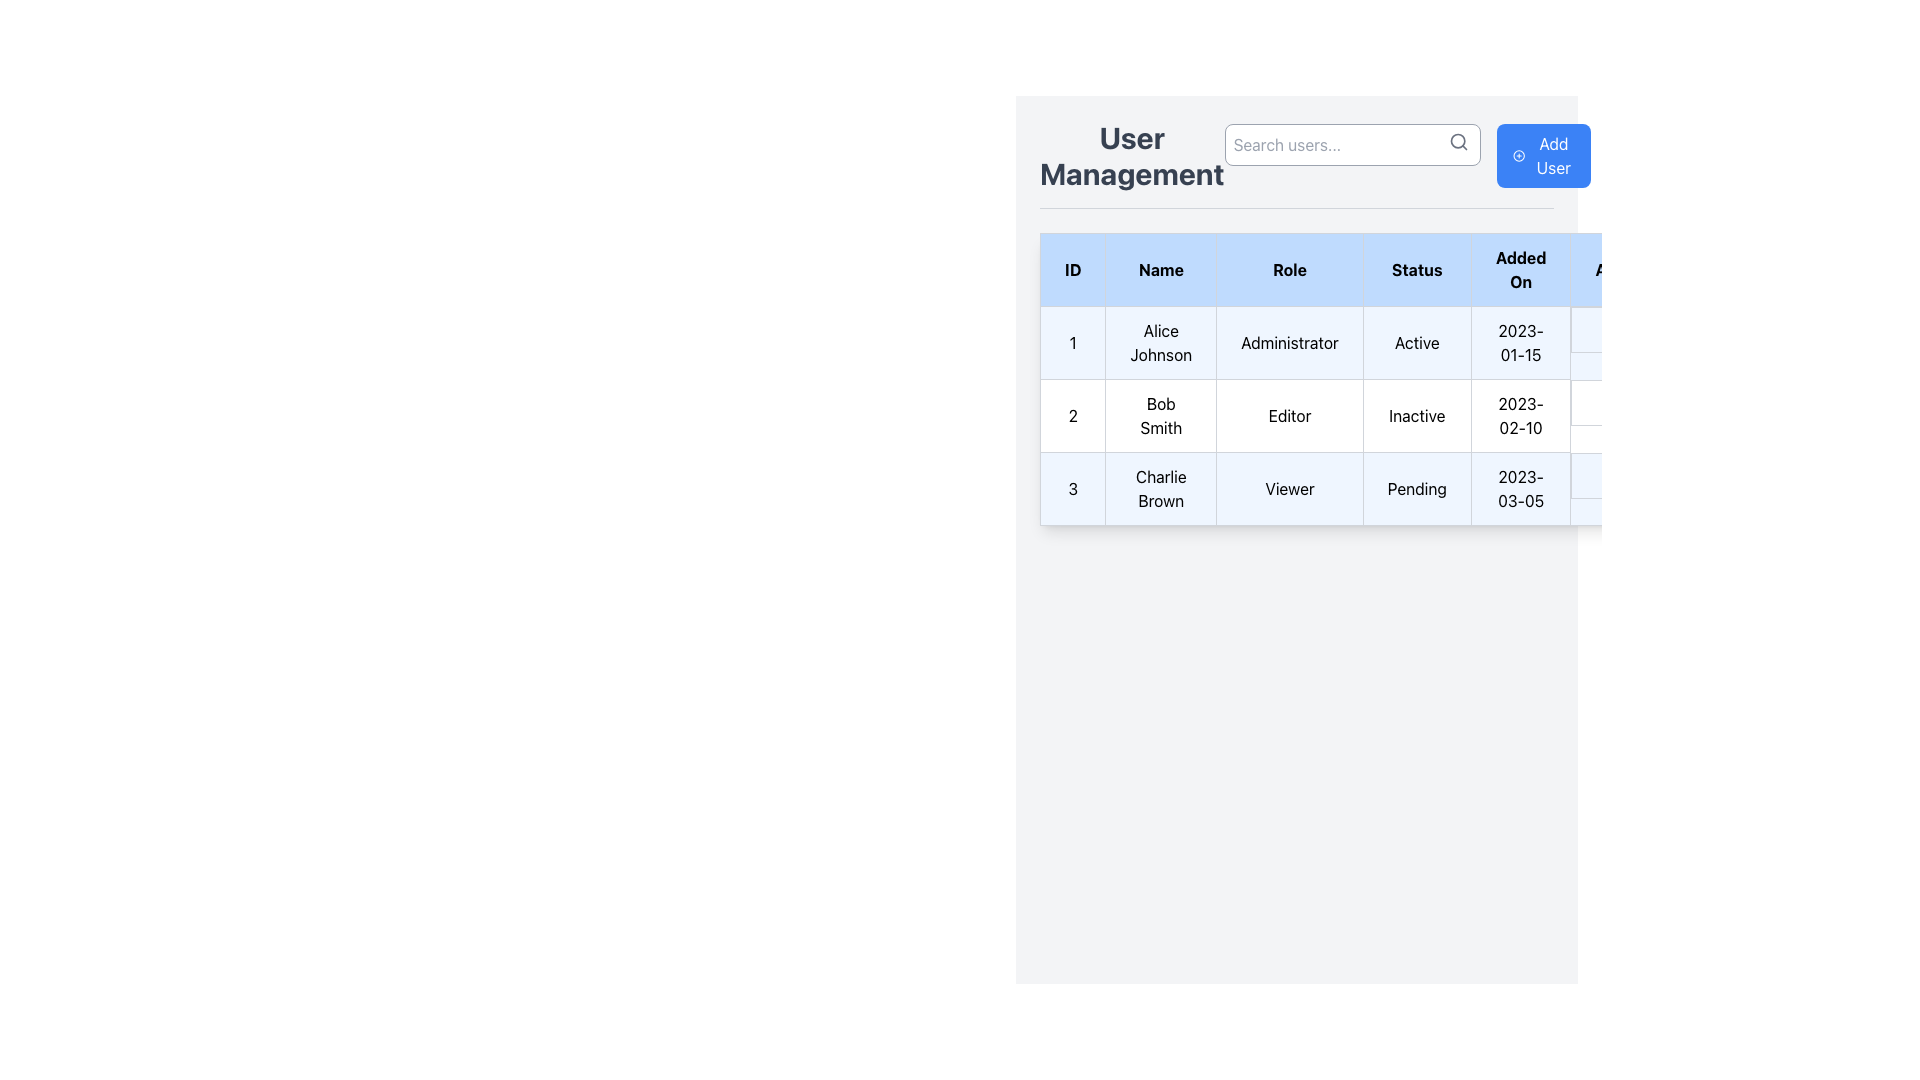 The width and height of the screenshot is (1920, 1080). Describe the element at coordinates (1072, 415) in the screenshot. I see `the static text element representing the ID number for the user entry in the first cell of the second row in the table below the 'User Management' header` at that location.